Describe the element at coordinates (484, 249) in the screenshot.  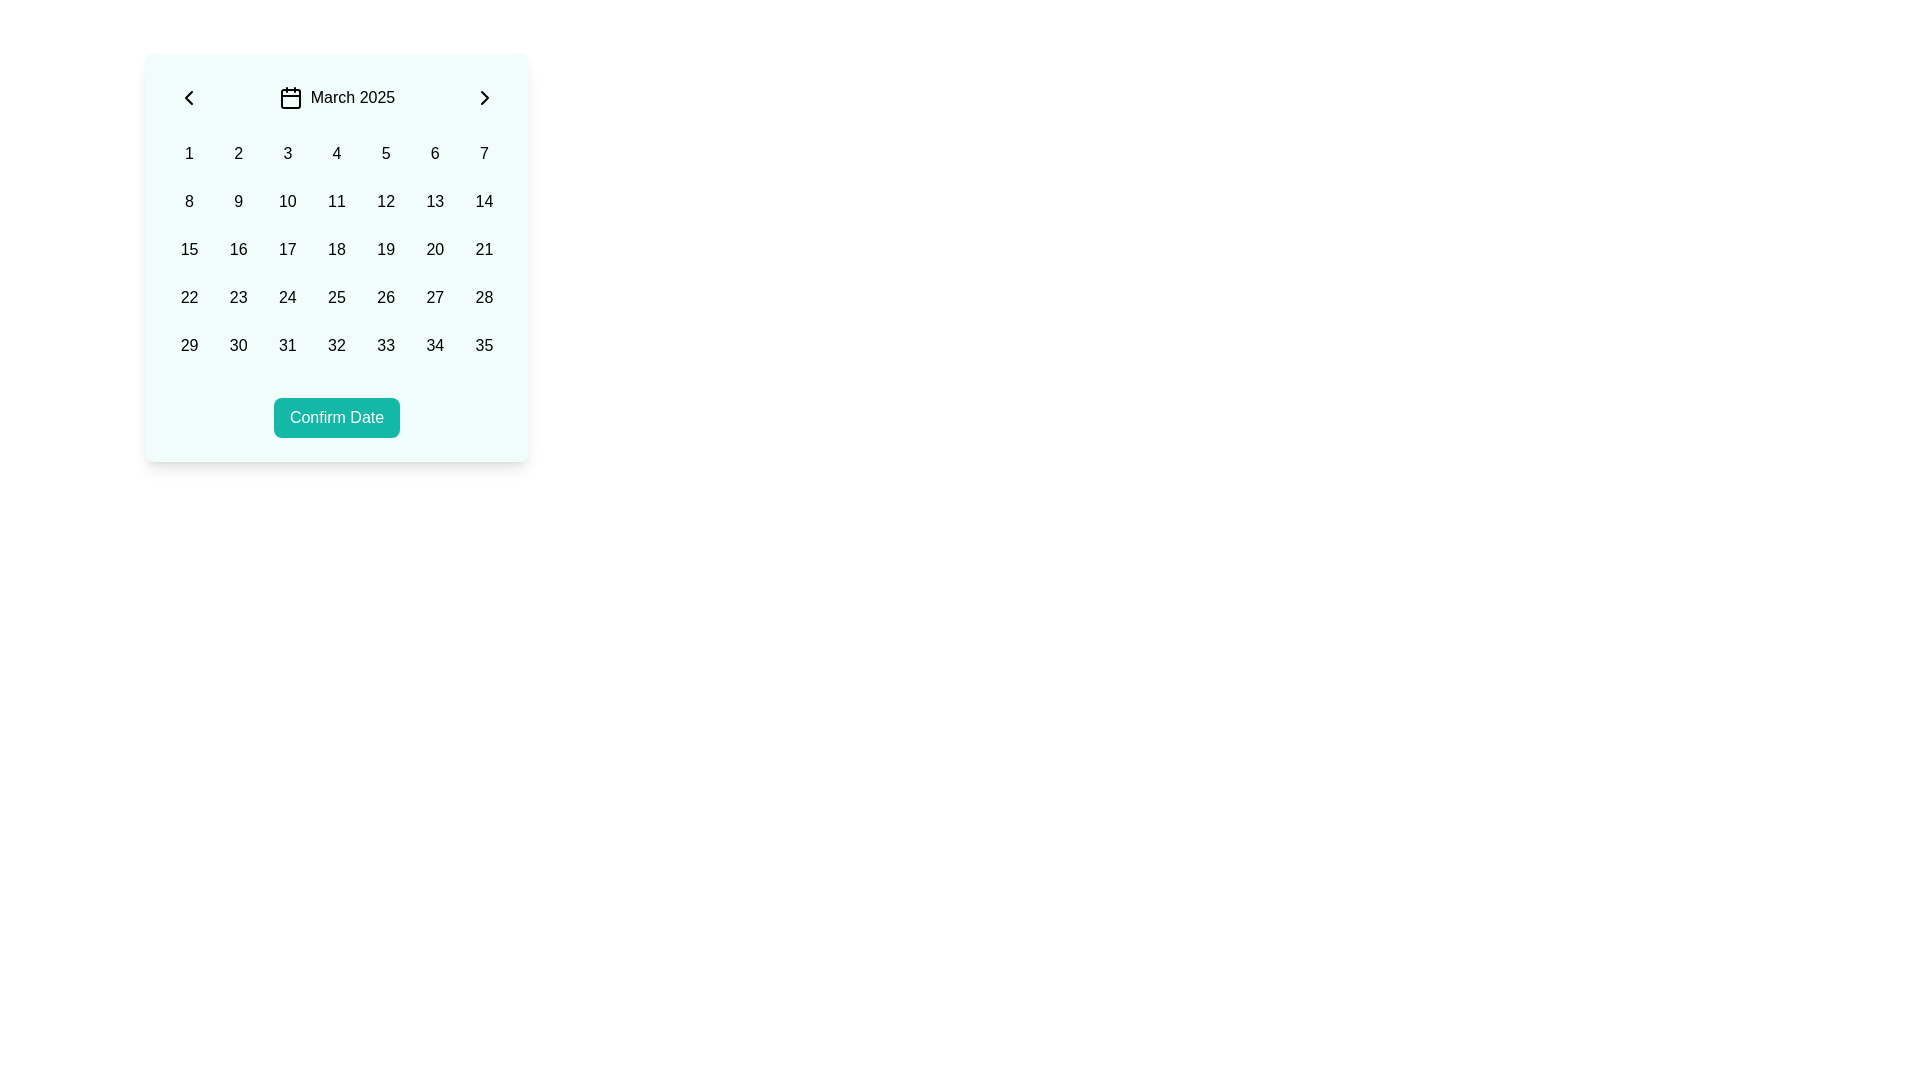
I see `the interactive grid cell that contains the text '21', located in the fourth row and seventh column of the calendar interface for March 2025` at that location.